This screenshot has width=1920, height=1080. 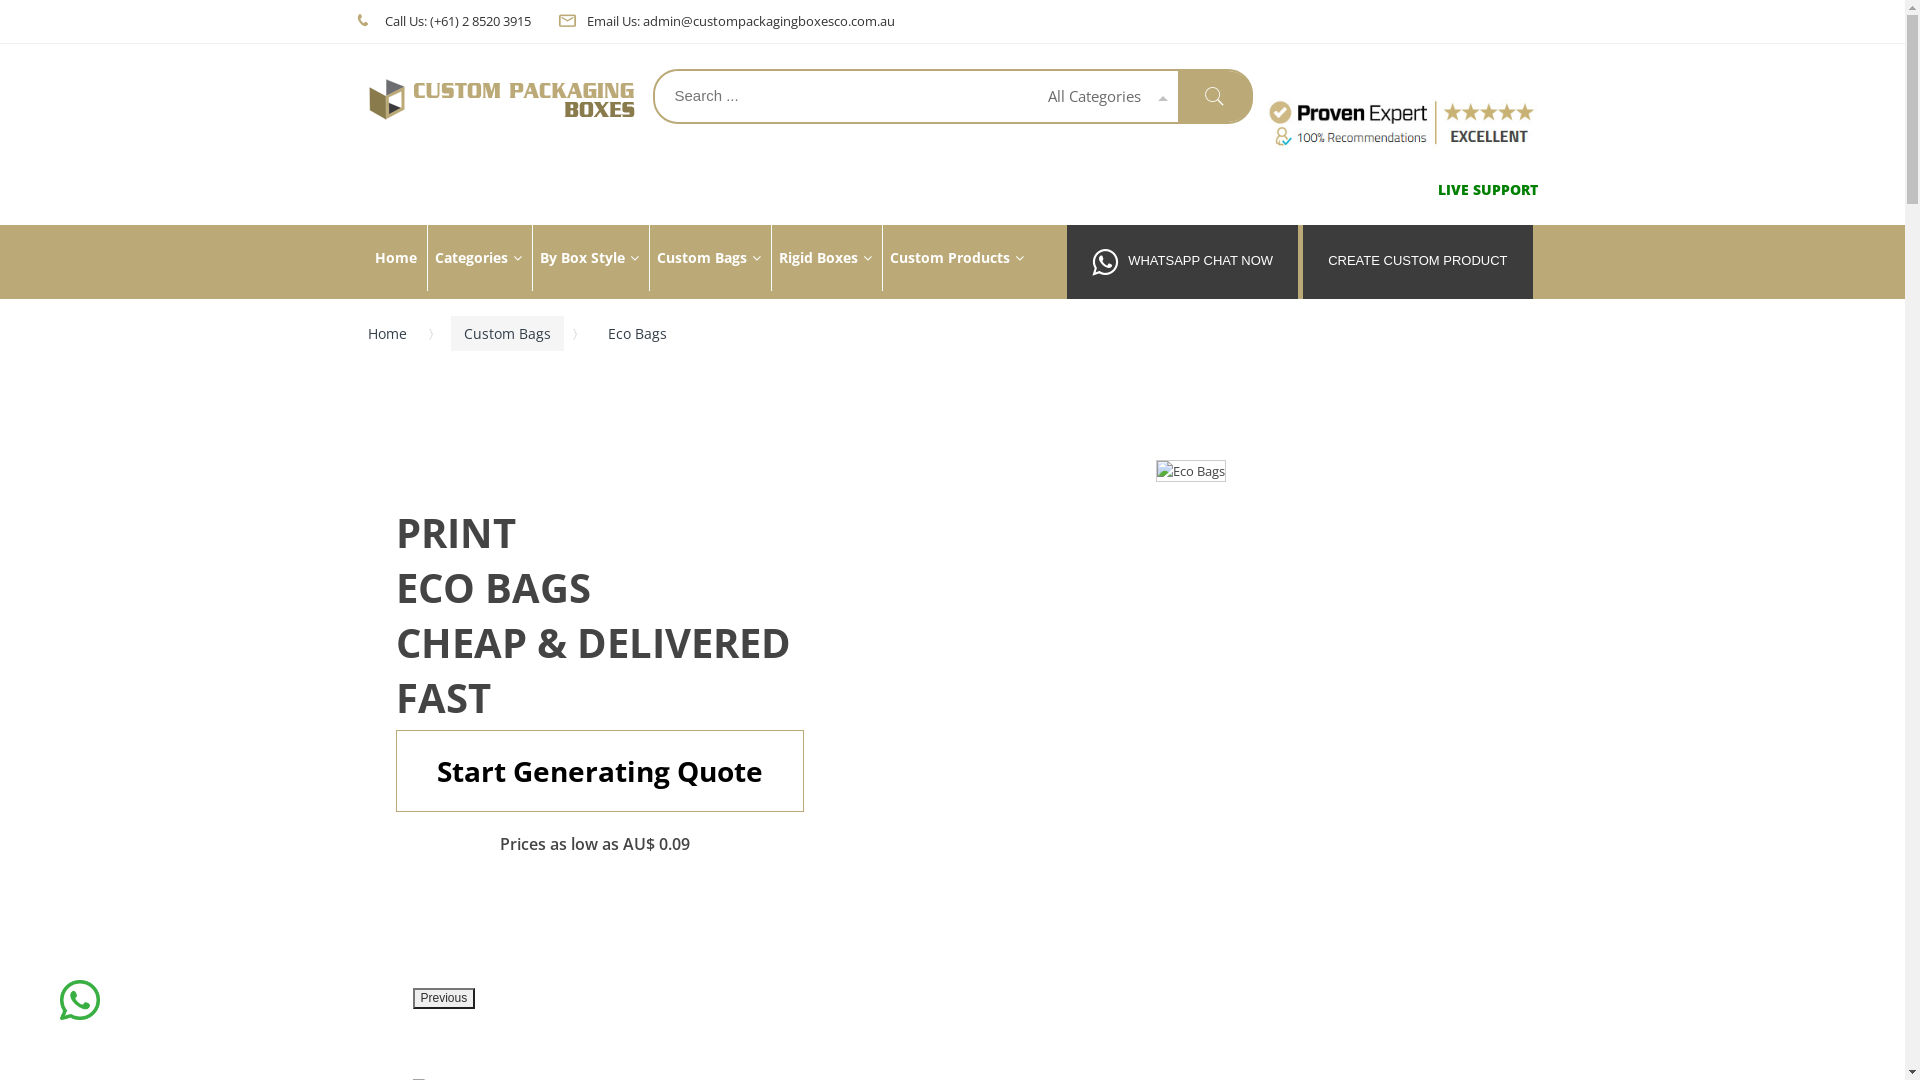 I want to click on 'LIVE SUPPORT', so click(x=1488, y=189).